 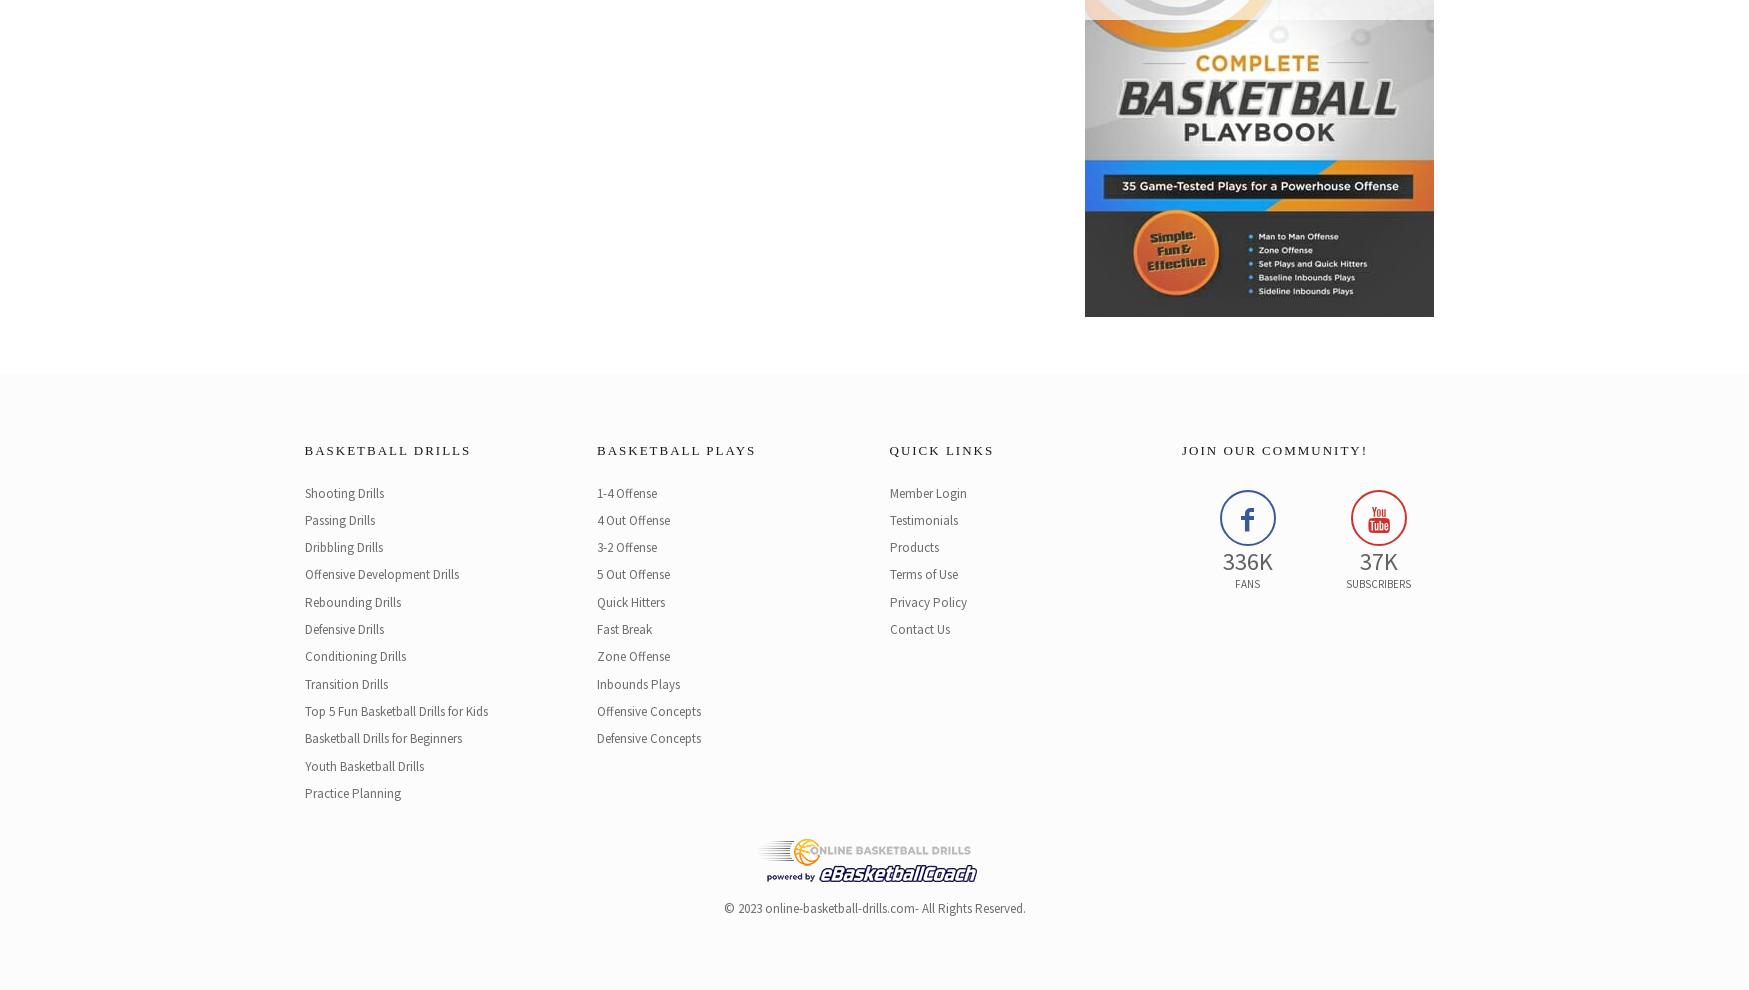 I want to click on 'Fast Break', so click(x=624, y=628).